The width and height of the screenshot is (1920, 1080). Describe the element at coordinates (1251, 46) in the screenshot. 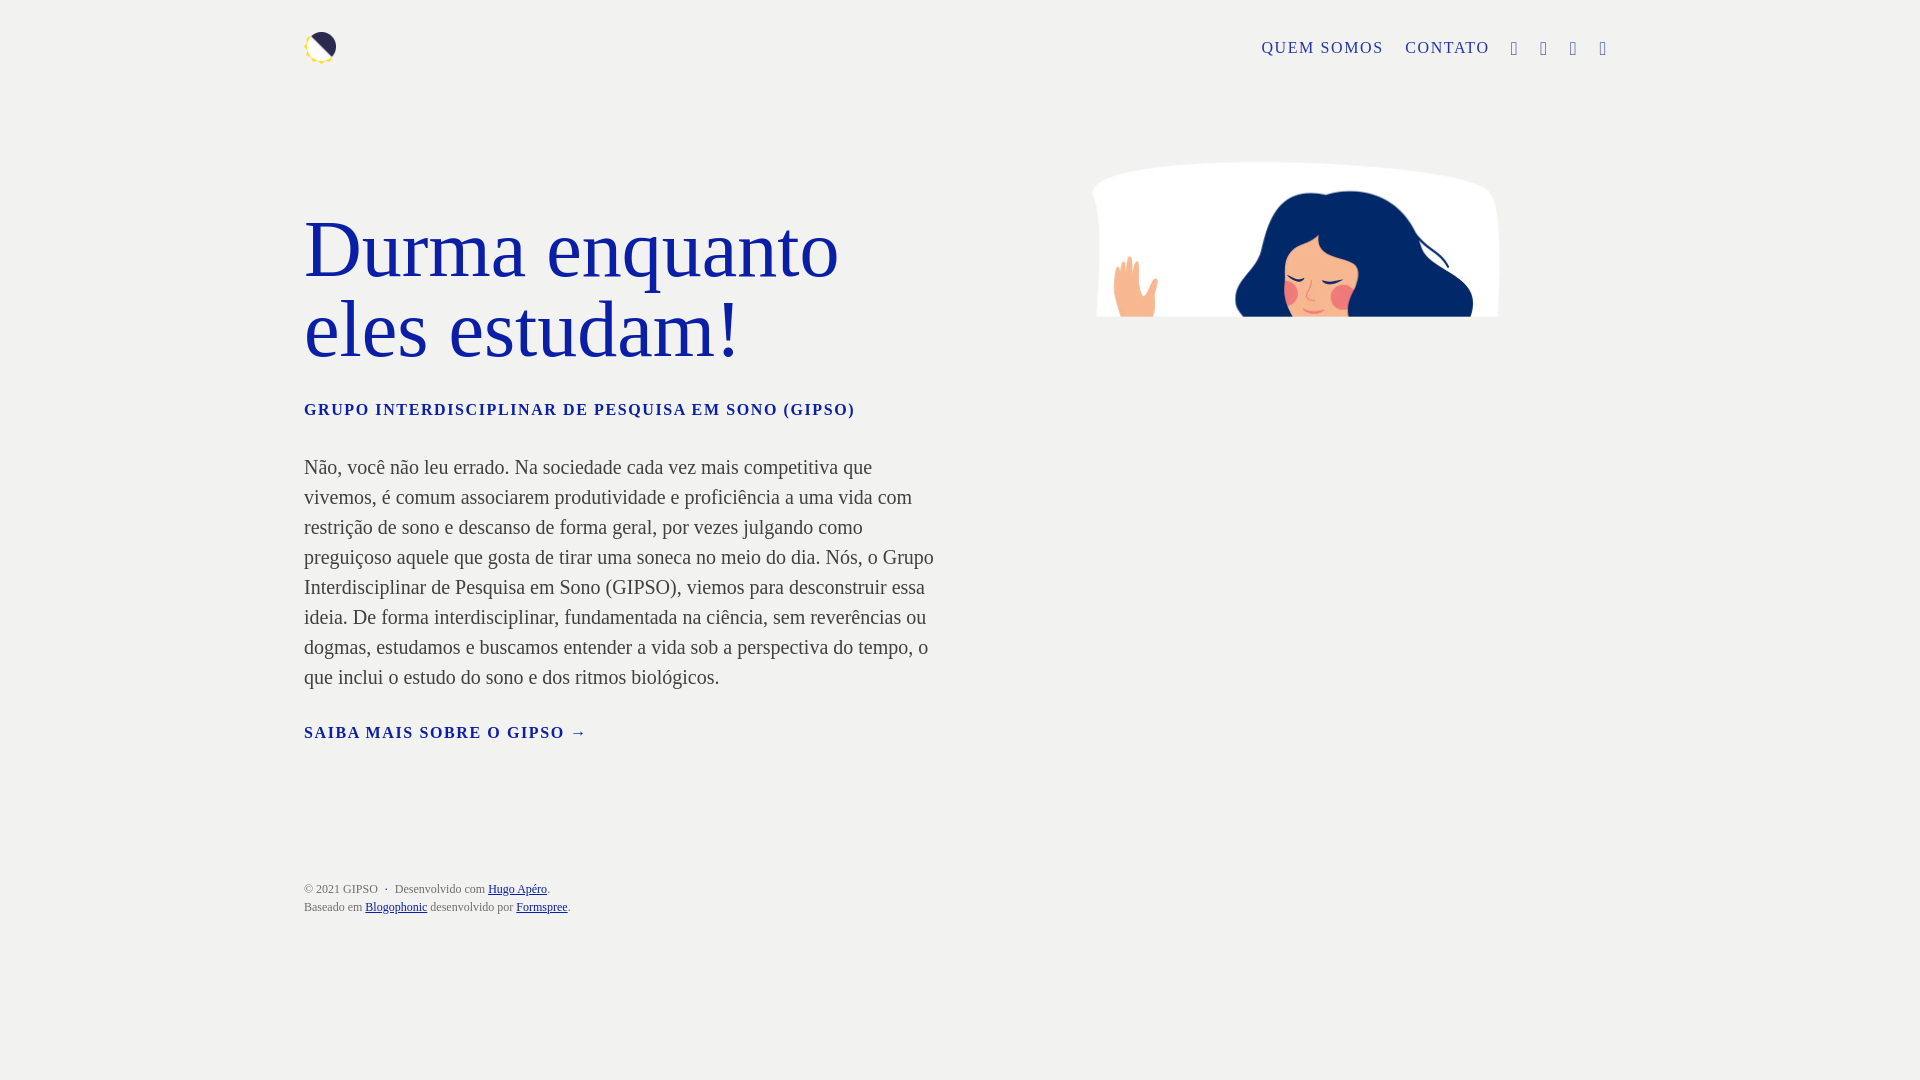

I see `'QUEM SOMOS'` at that location.